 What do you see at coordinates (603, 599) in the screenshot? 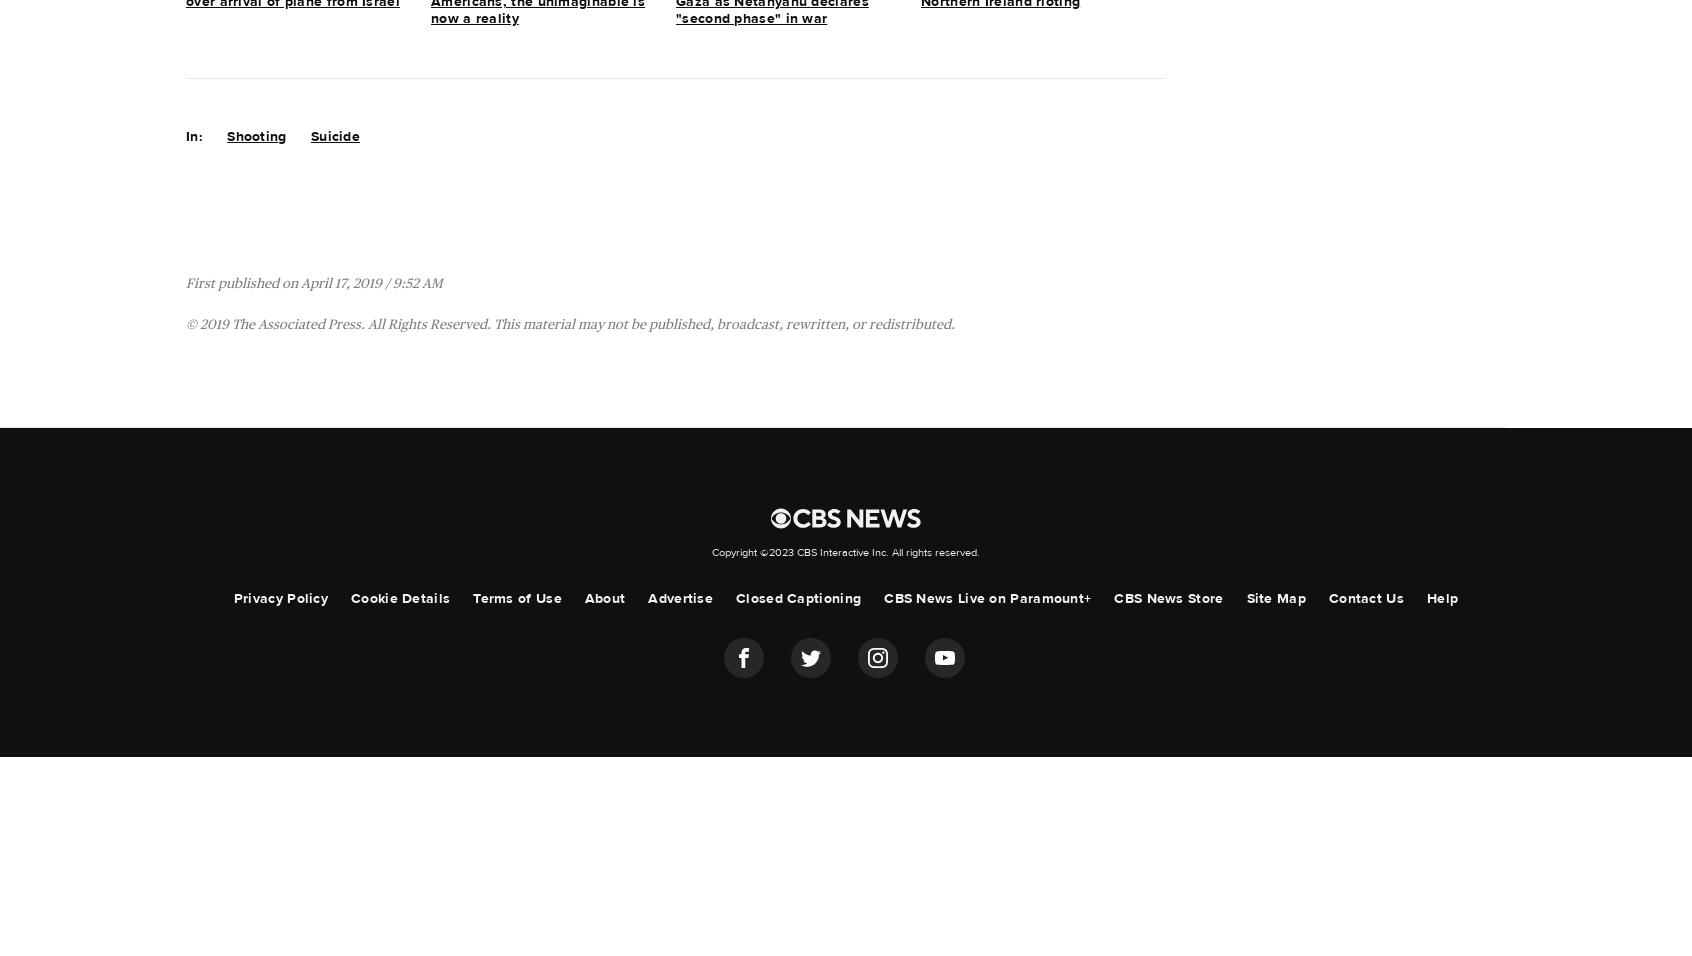
I see `'About'` at bounding box center [603, 599].